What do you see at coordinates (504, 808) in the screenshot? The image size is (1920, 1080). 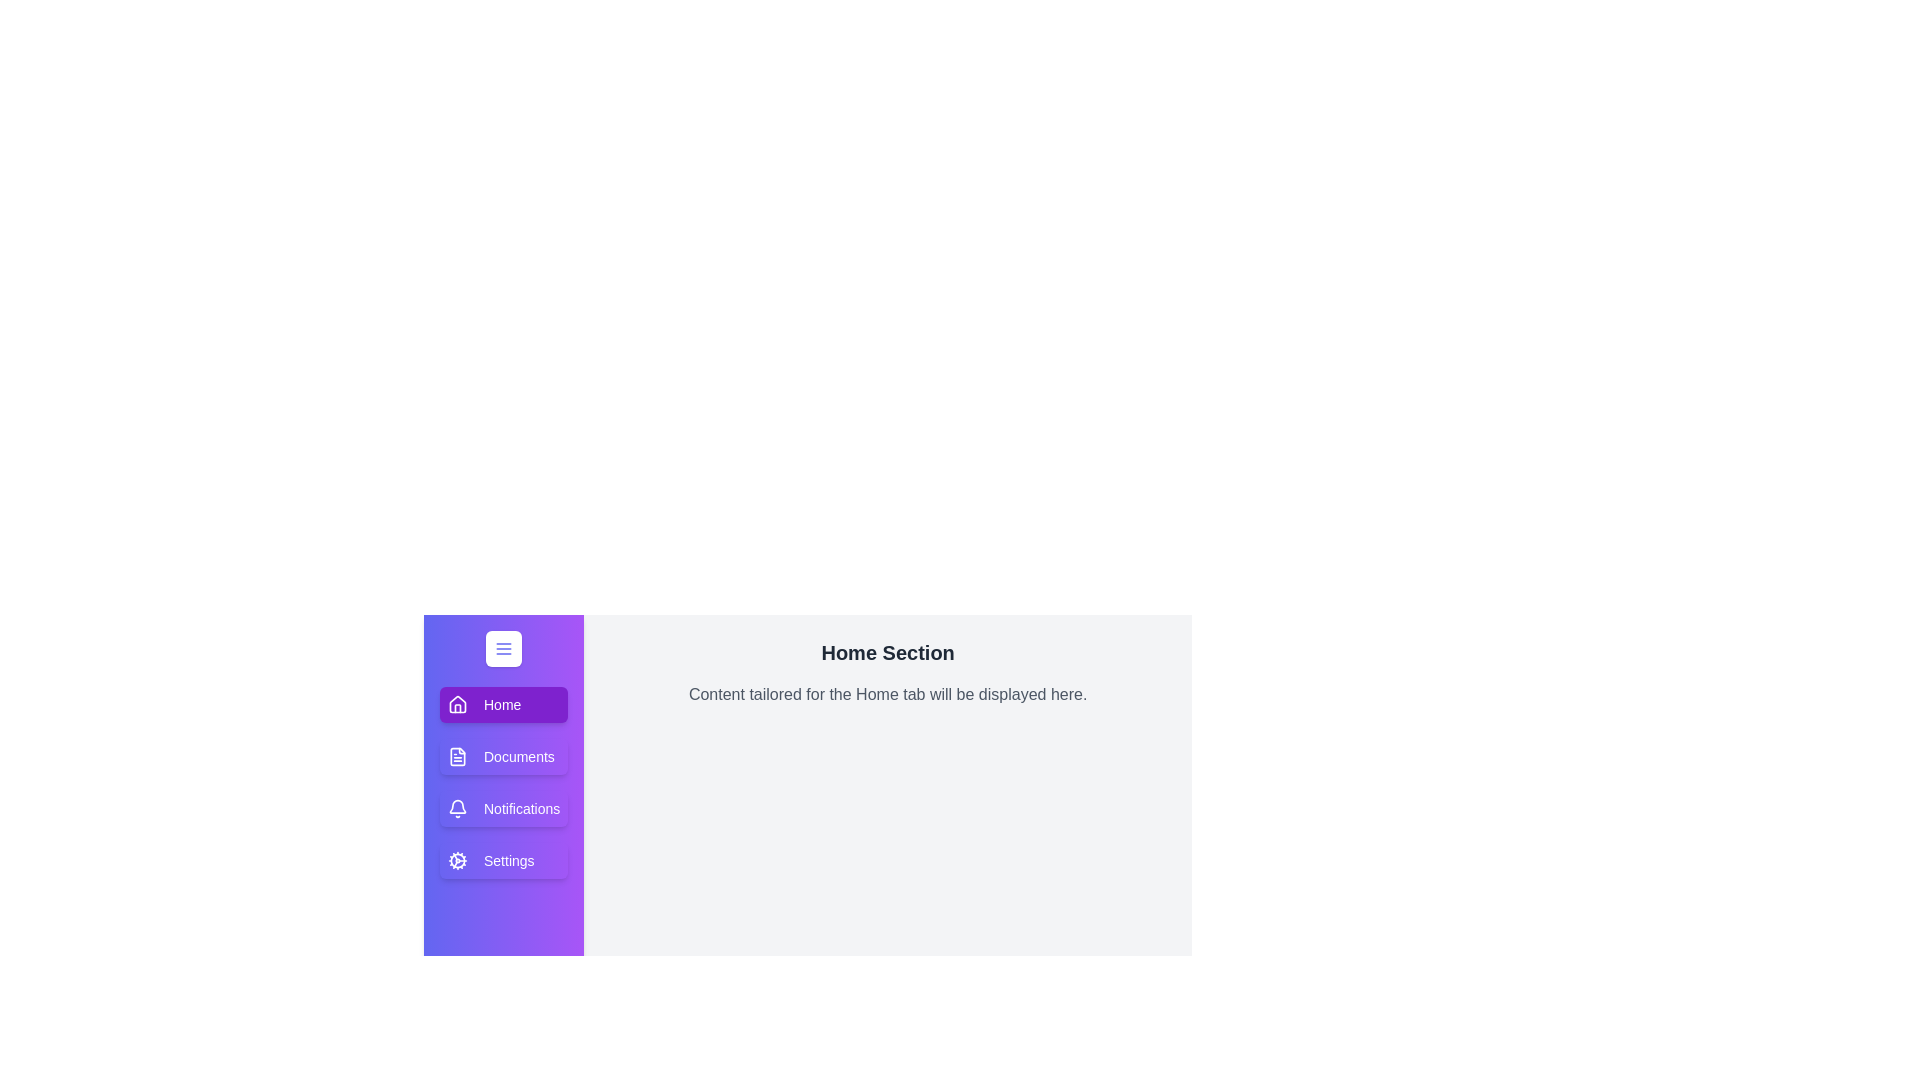 I see `the tab labeled Notifications` at bounding box center [504, 808].